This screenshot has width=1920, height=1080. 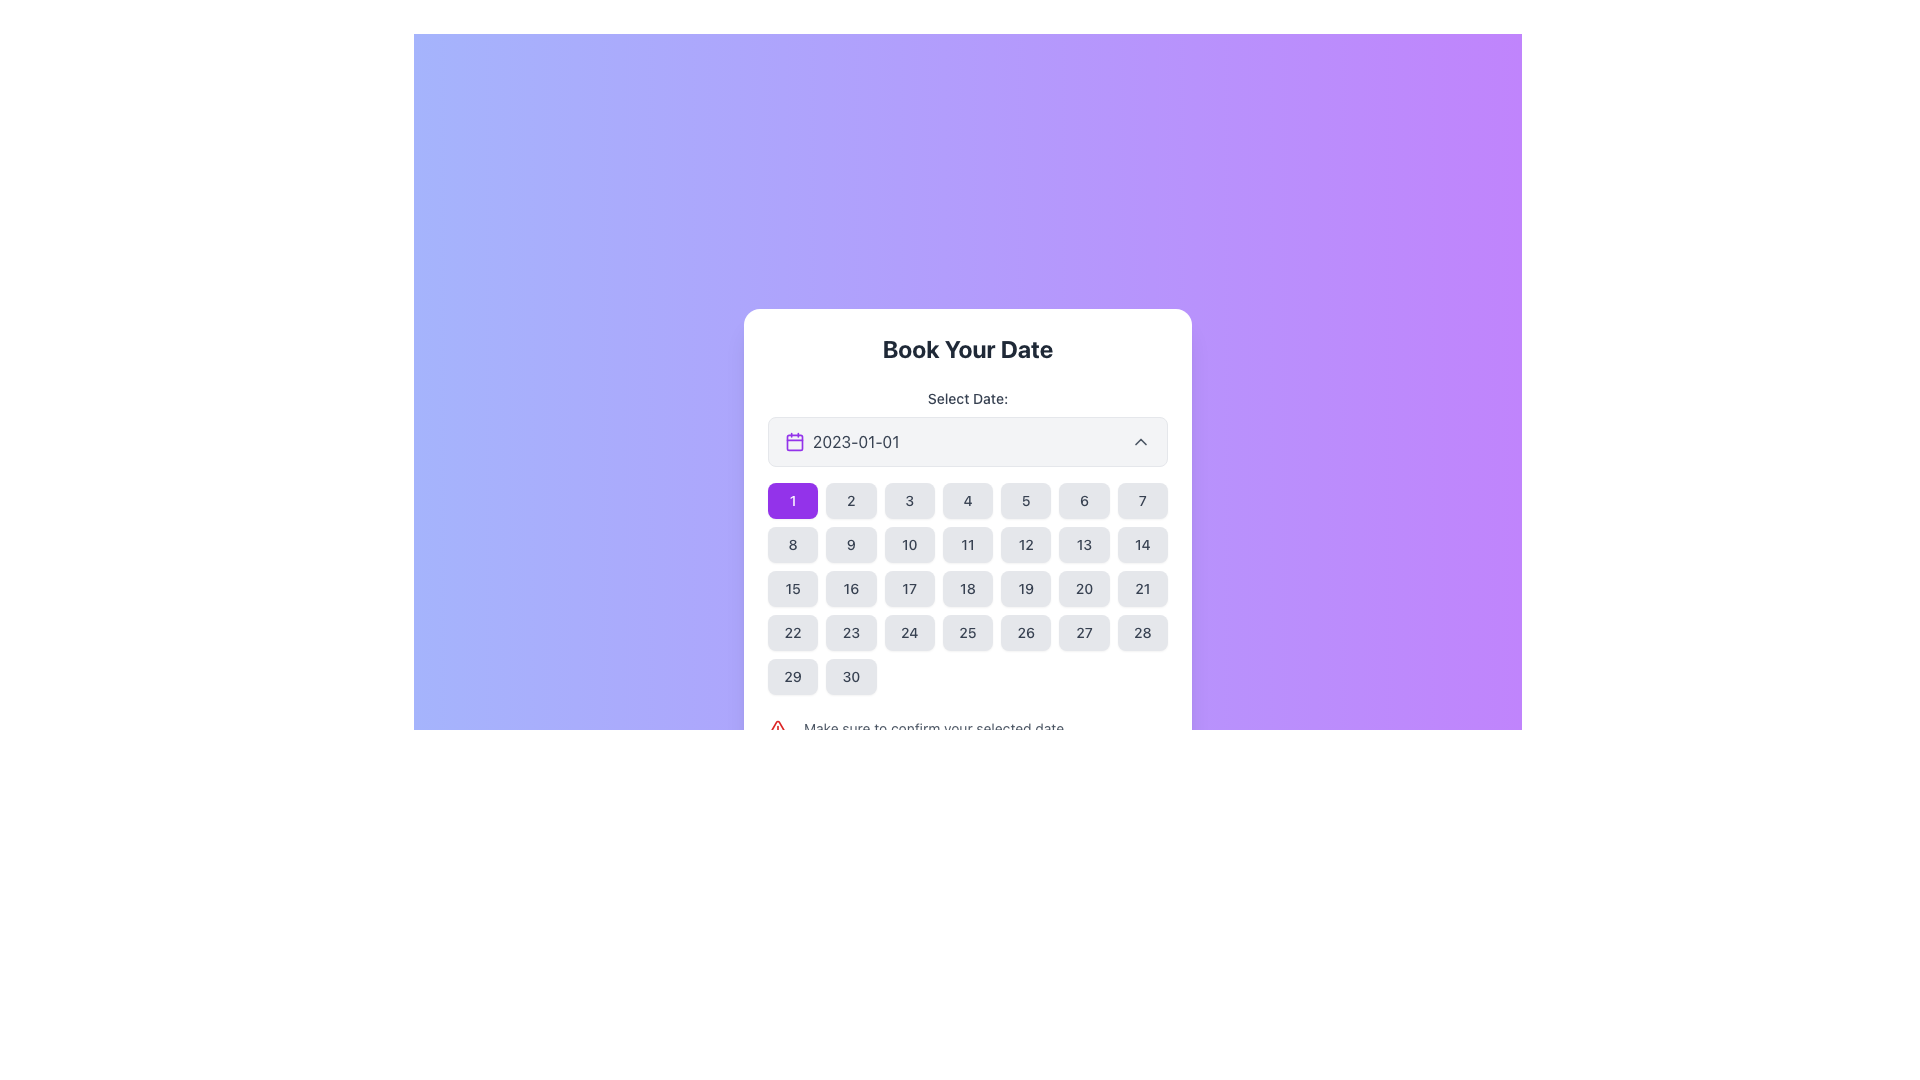 I want to click on the Interactive button labeled '14', which is a rounded rectangular button with a light gray background, so click(x=1142, y=544).